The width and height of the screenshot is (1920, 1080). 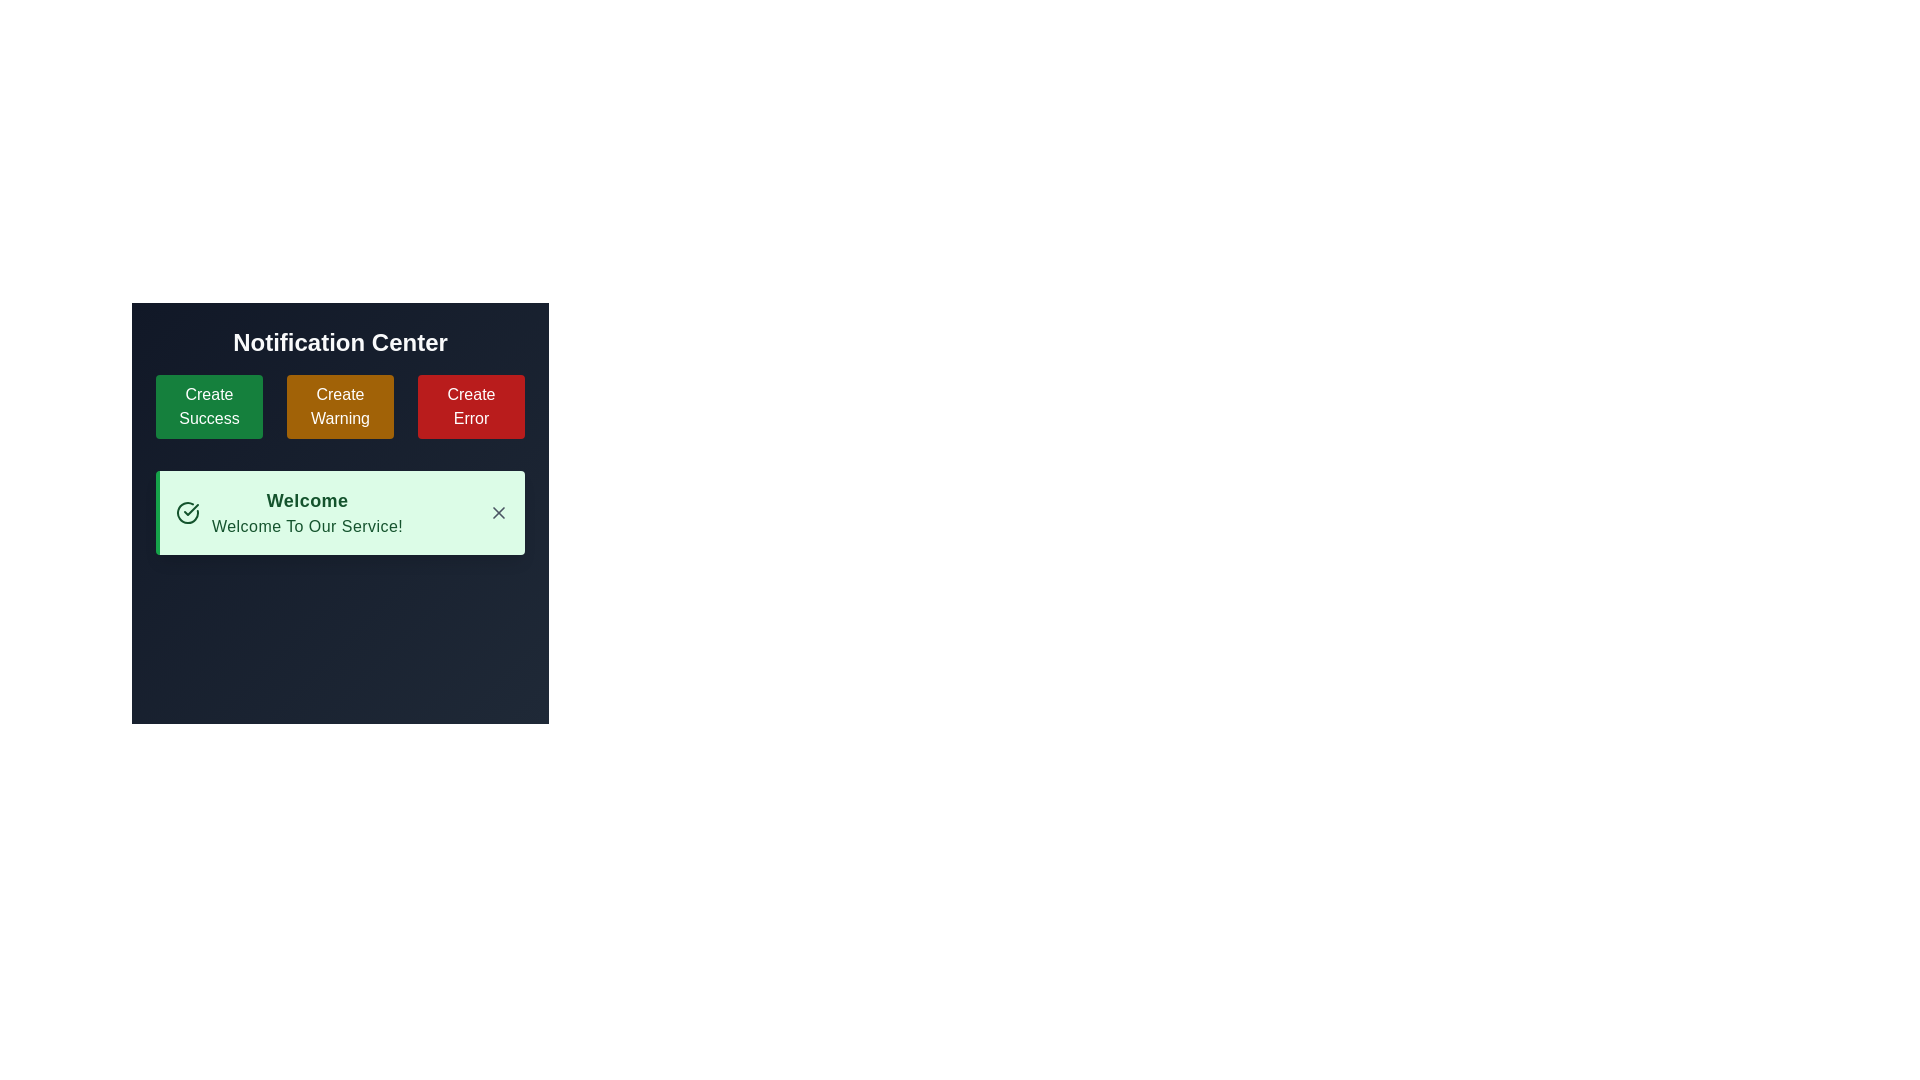 What do you see at coordinates (340, 342) in the screenshot?
I see `the 'Notification Center' text label, which serves as a descriptive header for the Notification Center area` at bounding box center [340, 342].